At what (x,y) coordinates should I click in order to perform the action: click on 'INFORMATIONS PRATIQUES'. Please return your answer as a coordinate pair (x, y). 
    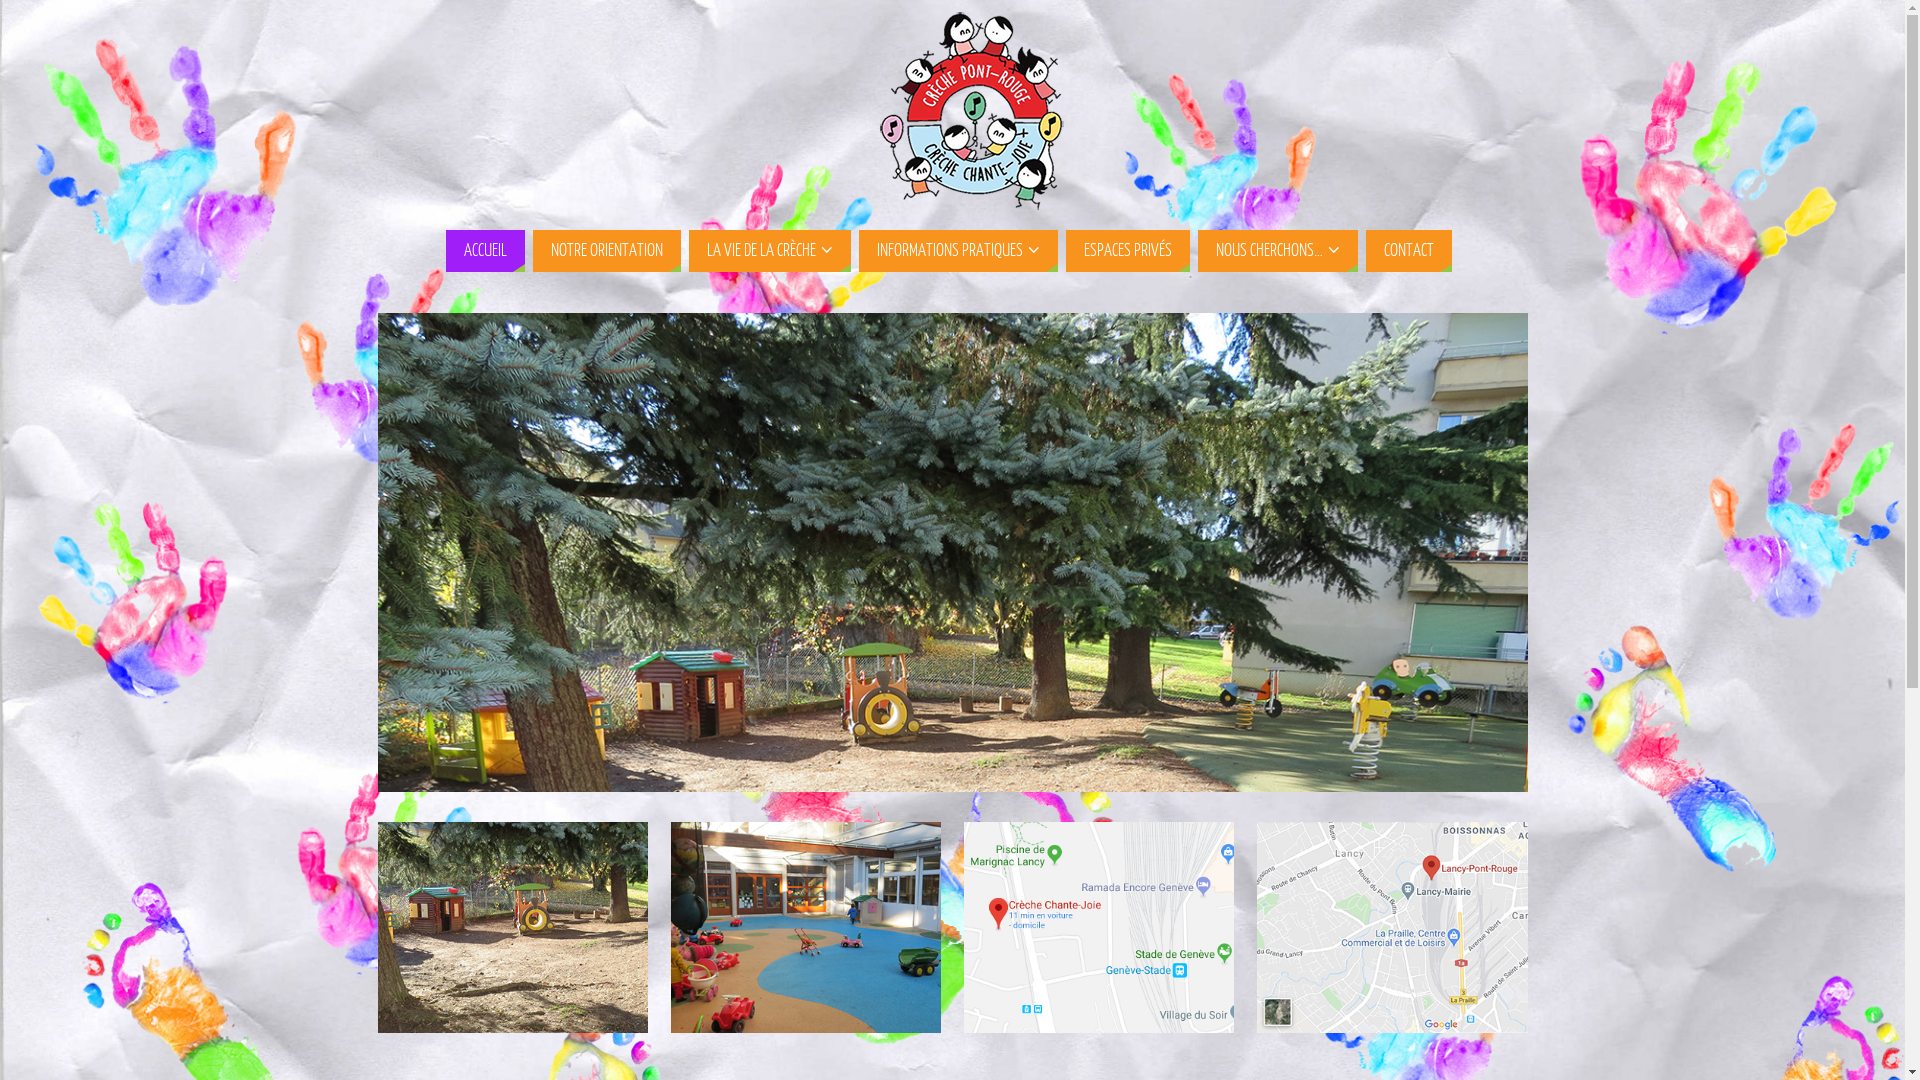
    Looking at the image, I should click on (956, 249).